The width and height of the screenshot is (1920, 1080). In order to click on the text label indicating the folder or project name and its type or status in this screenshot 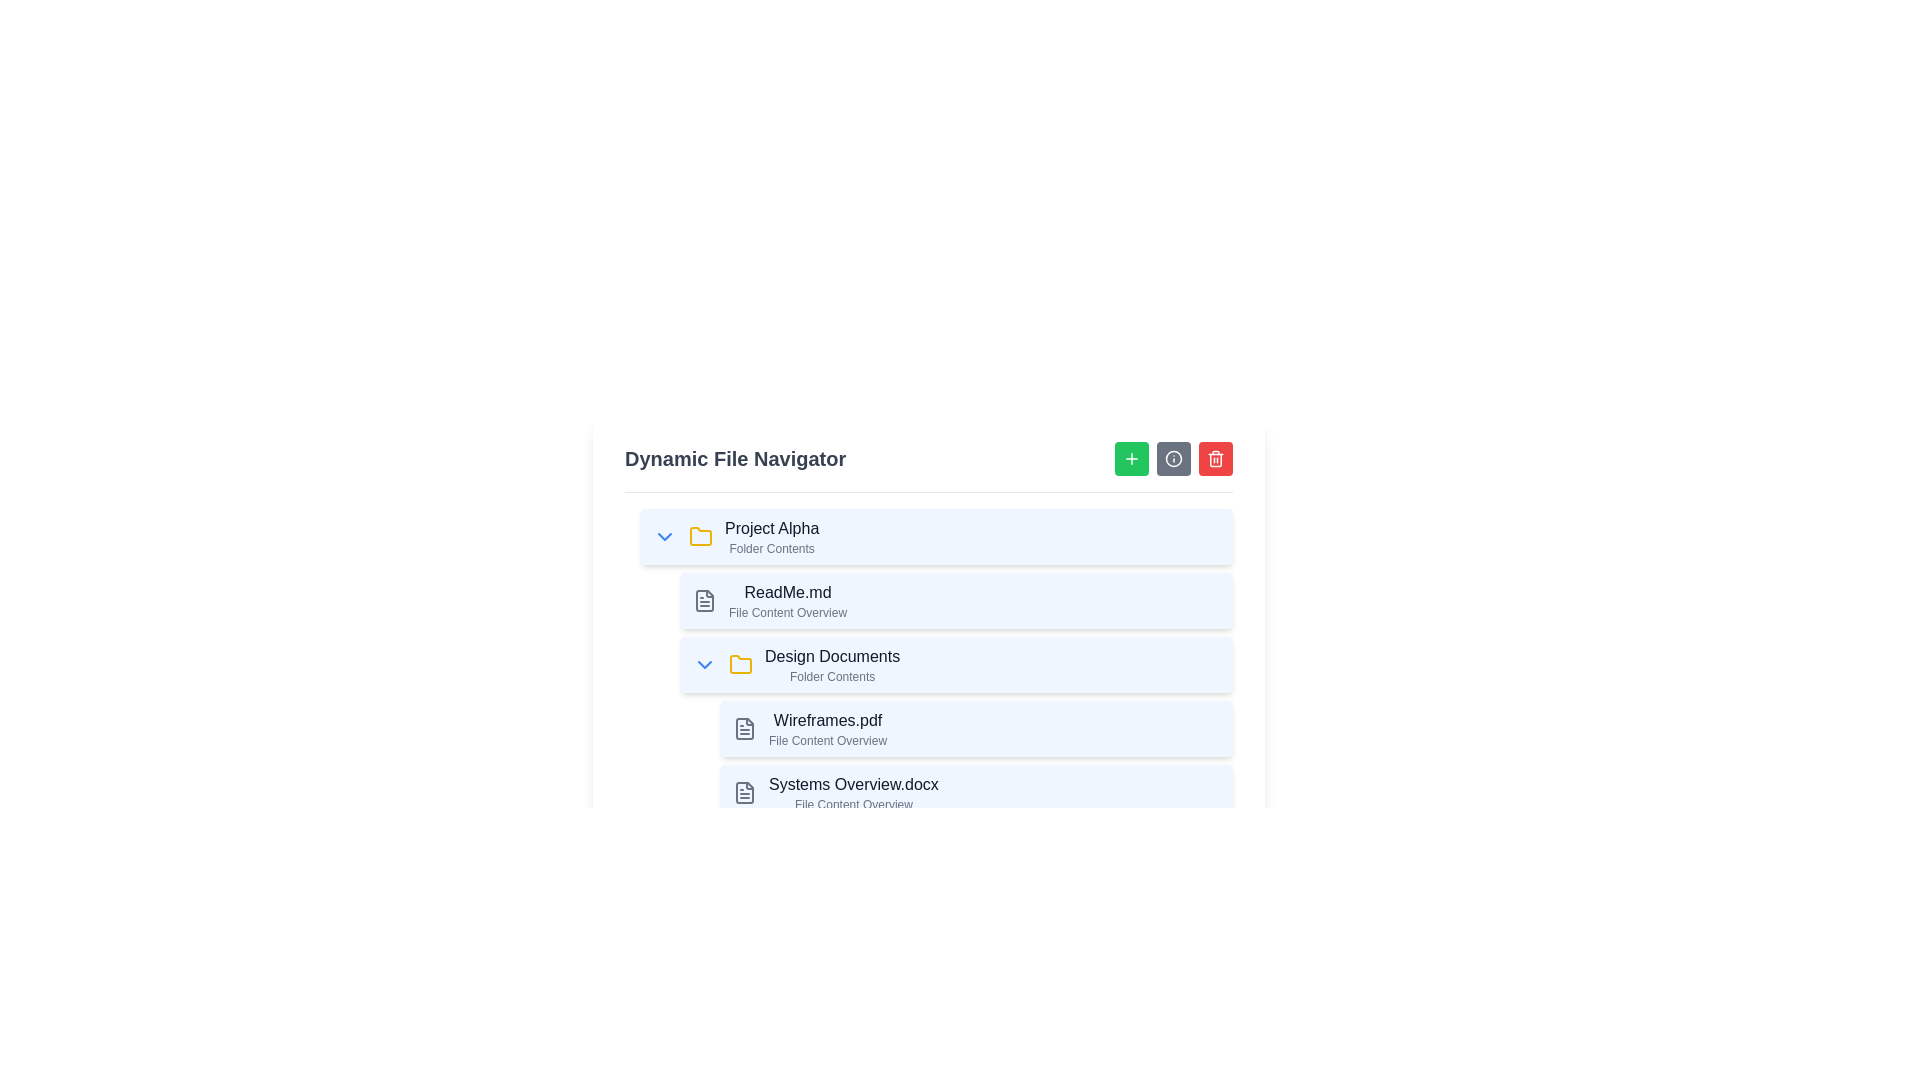, I will do `click(771, 535)`.